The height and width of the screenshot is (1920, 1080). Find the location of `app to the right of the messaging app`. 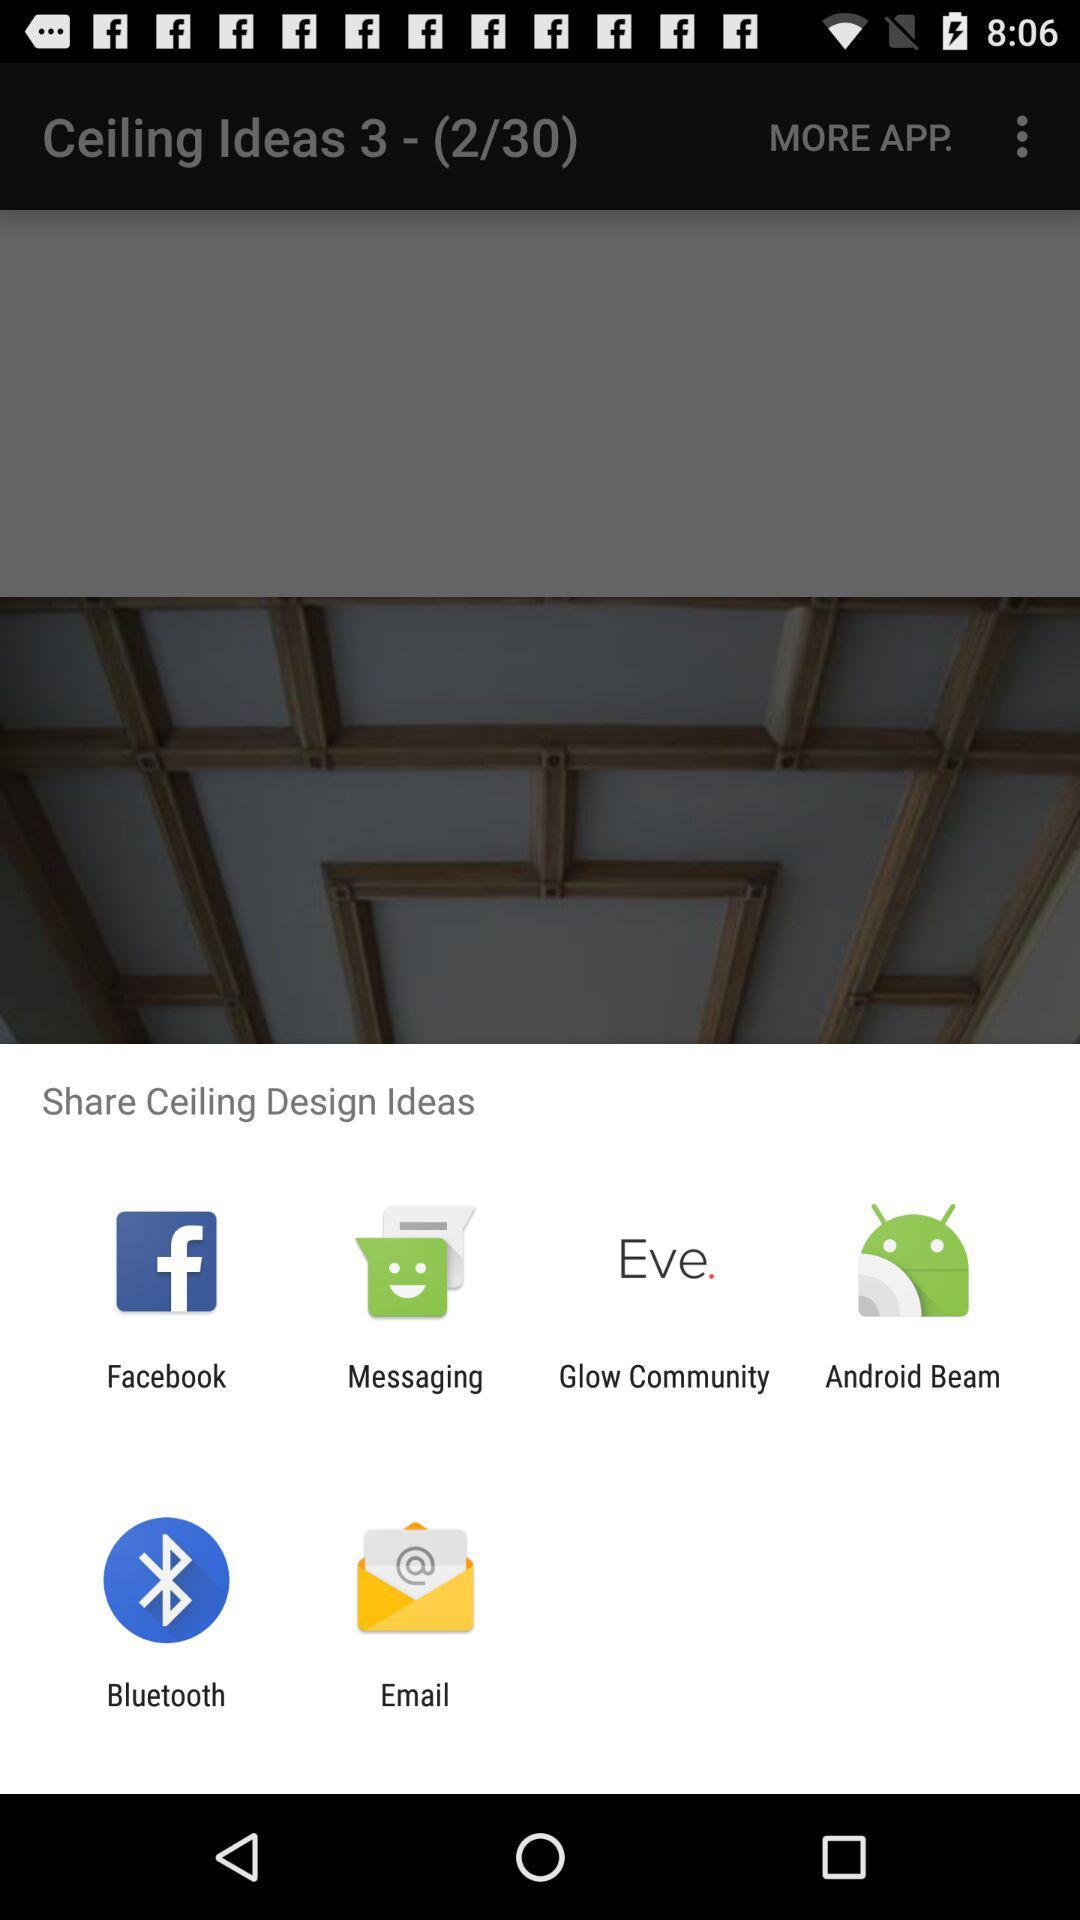

app to the right of the messaging app is located at coordinates (664, 1392).